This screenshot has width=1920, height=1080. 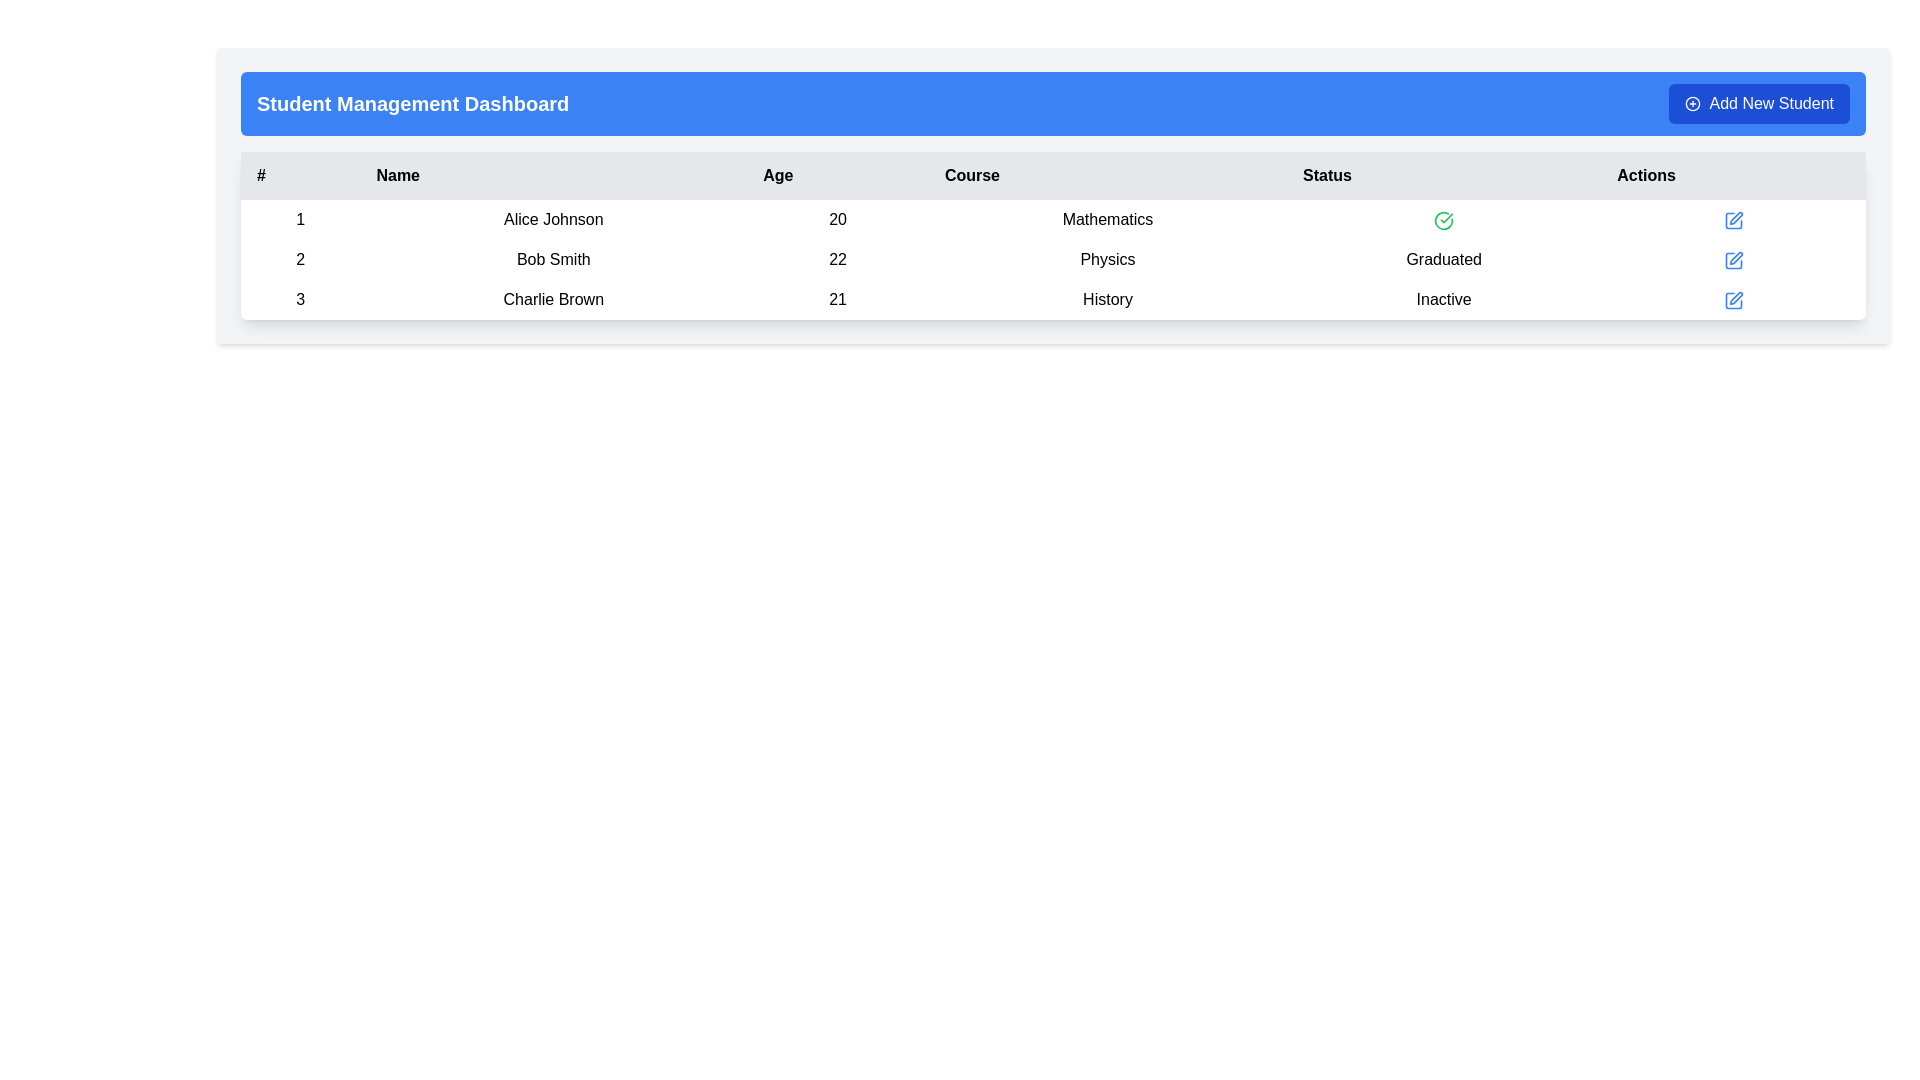 What do you see at coordinates (1444, 220) in the screenshot?
I see `the SVG graphic icon in the 'Status' column of the first row in the table` at bounding box center [1444, 220].